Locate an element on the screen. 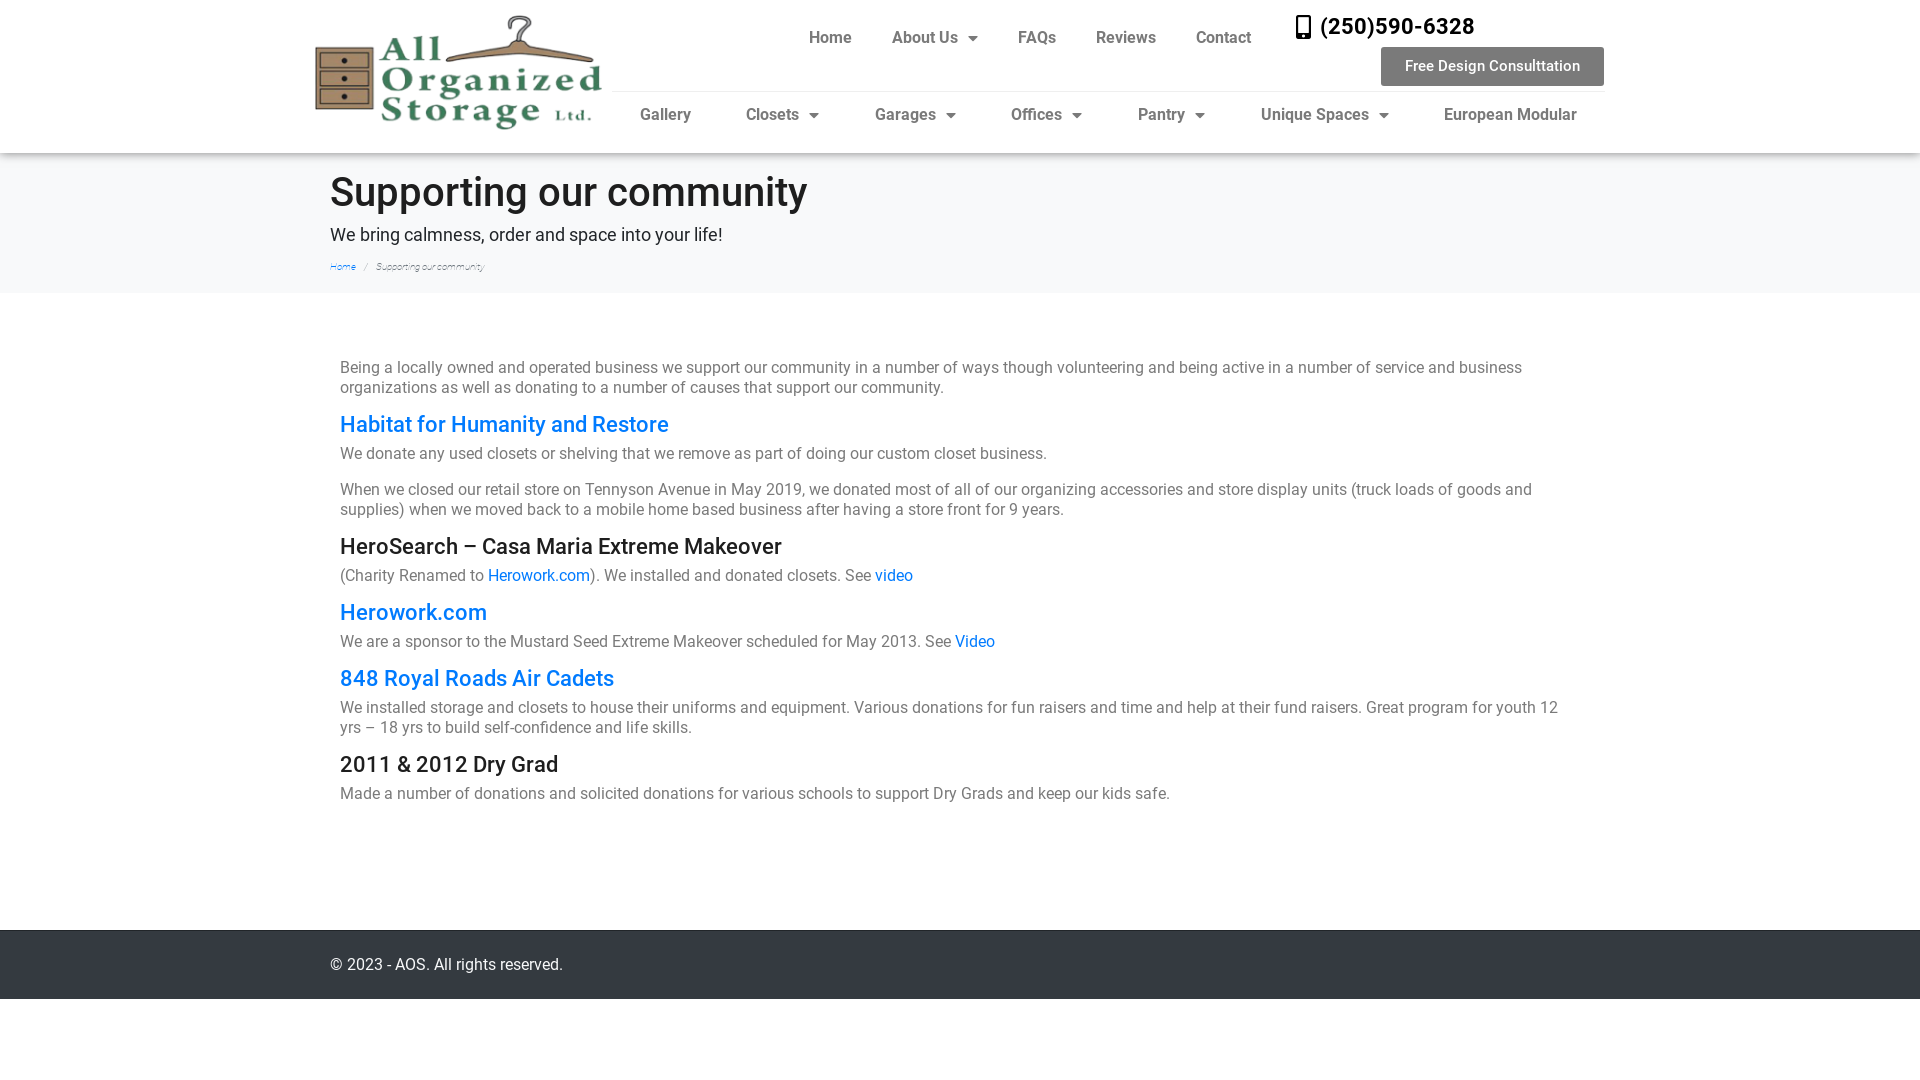  'Garages' is located at coordinates (914, 115).